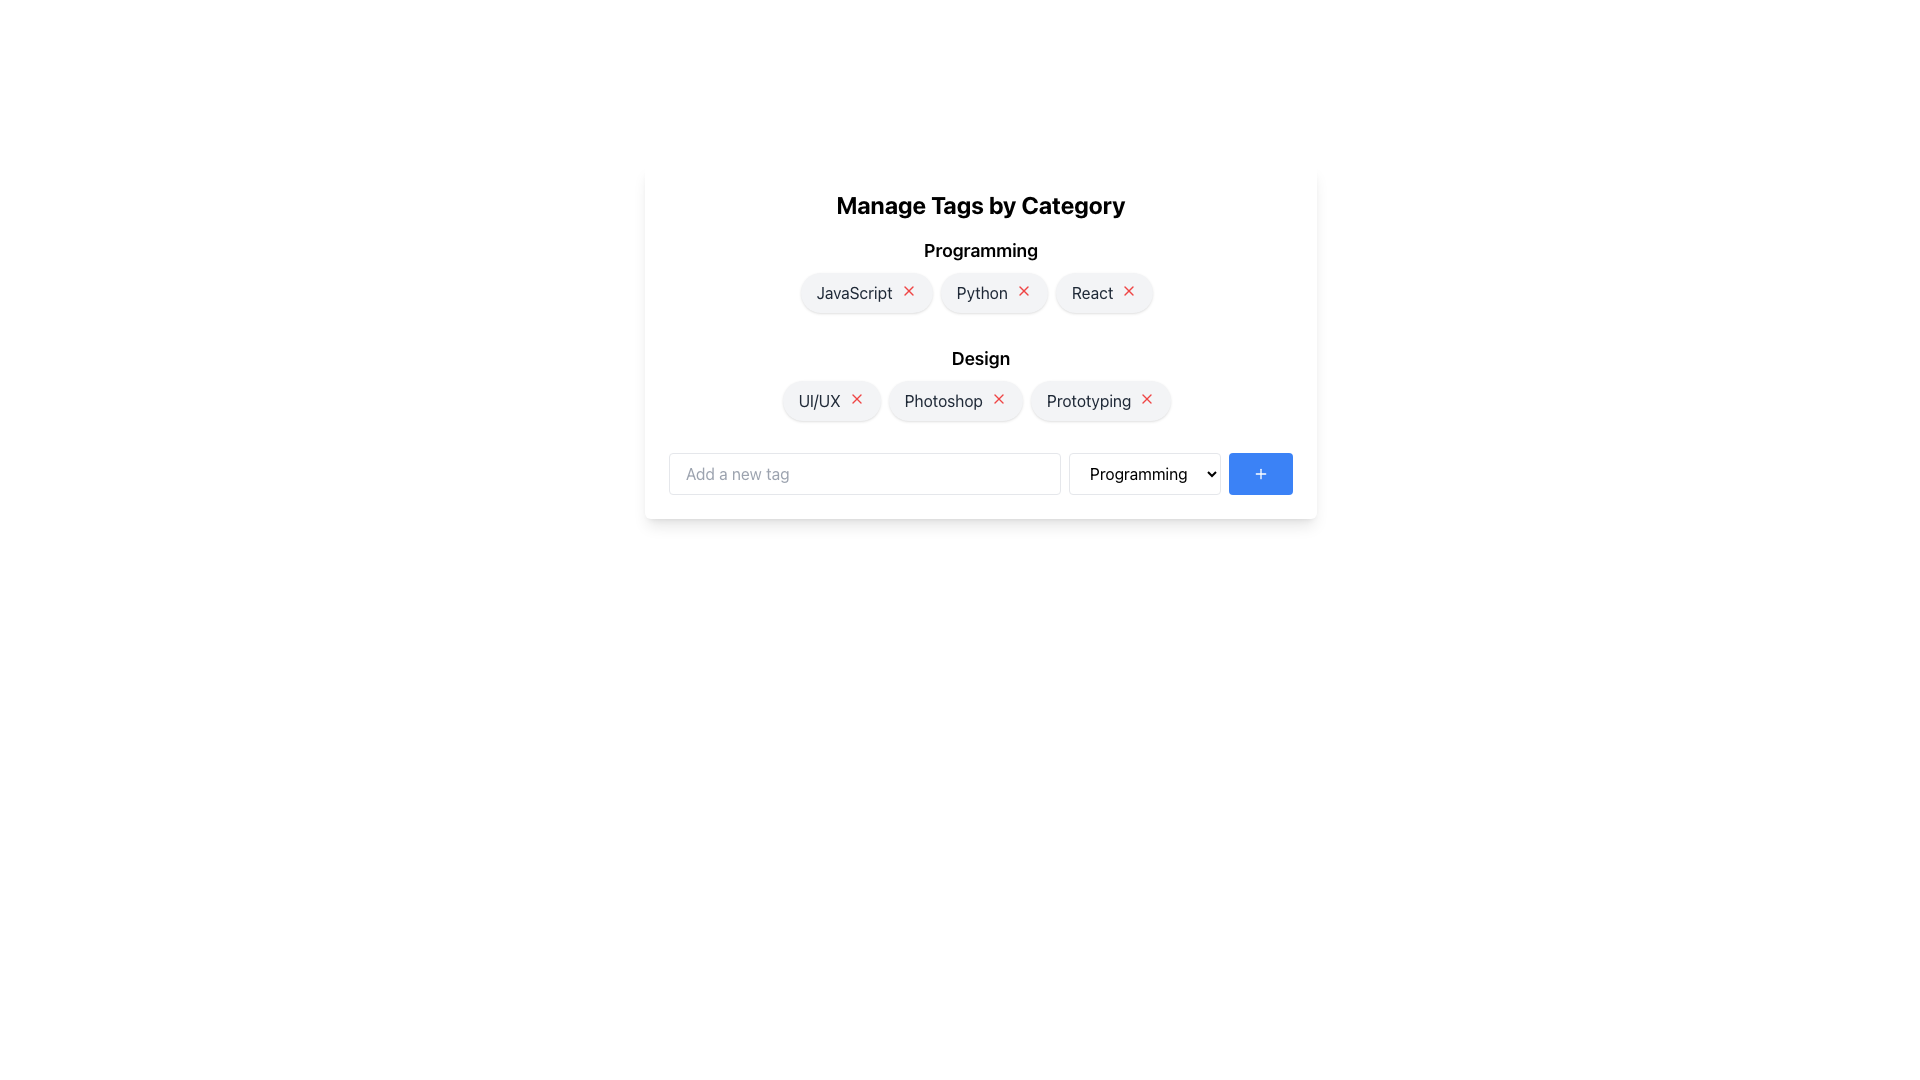  What do you see at coordinates (1091, 293) in the screenshot?
I see `the text label indicating the 'React' programming language within the tag management interface for additional information` at bounding box center [1091, 293].